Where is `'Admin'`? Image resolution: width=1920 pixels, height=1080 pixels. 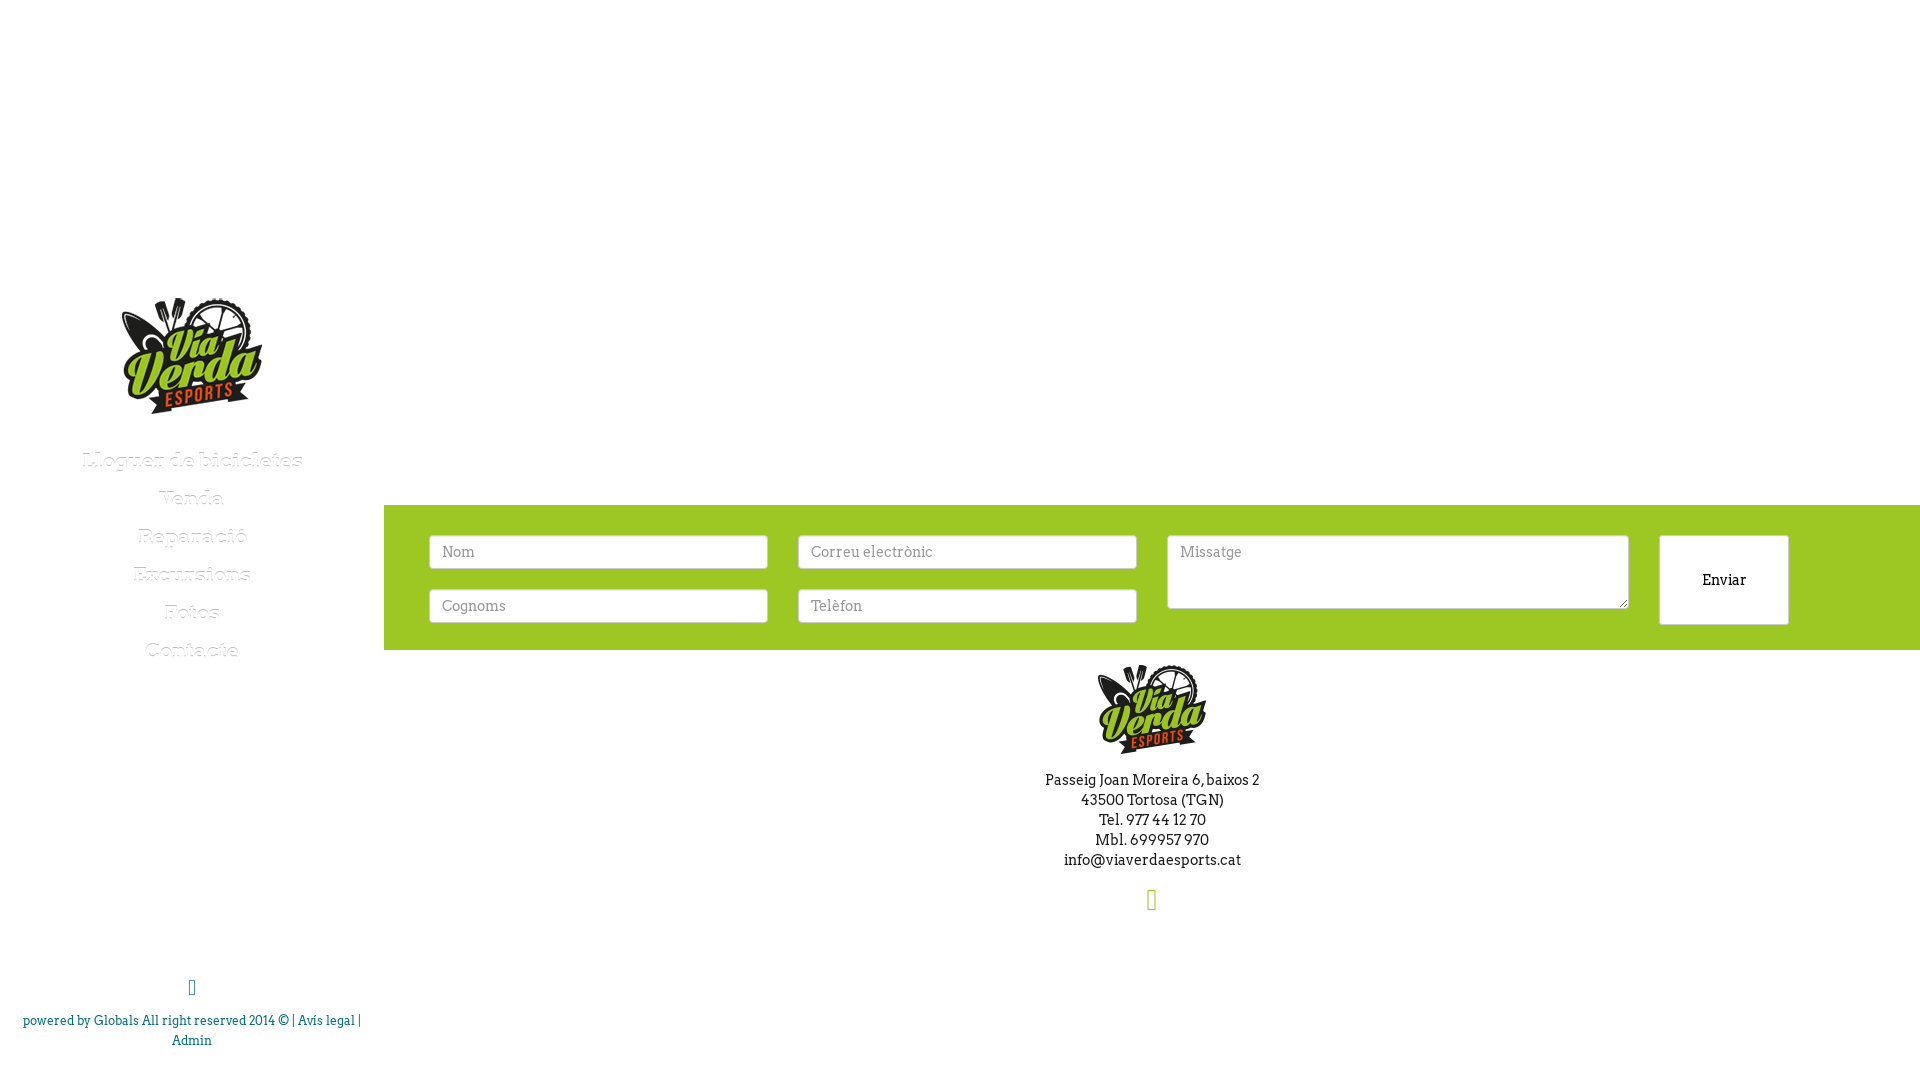
'Admin' is located at coordinates (172, 1039).